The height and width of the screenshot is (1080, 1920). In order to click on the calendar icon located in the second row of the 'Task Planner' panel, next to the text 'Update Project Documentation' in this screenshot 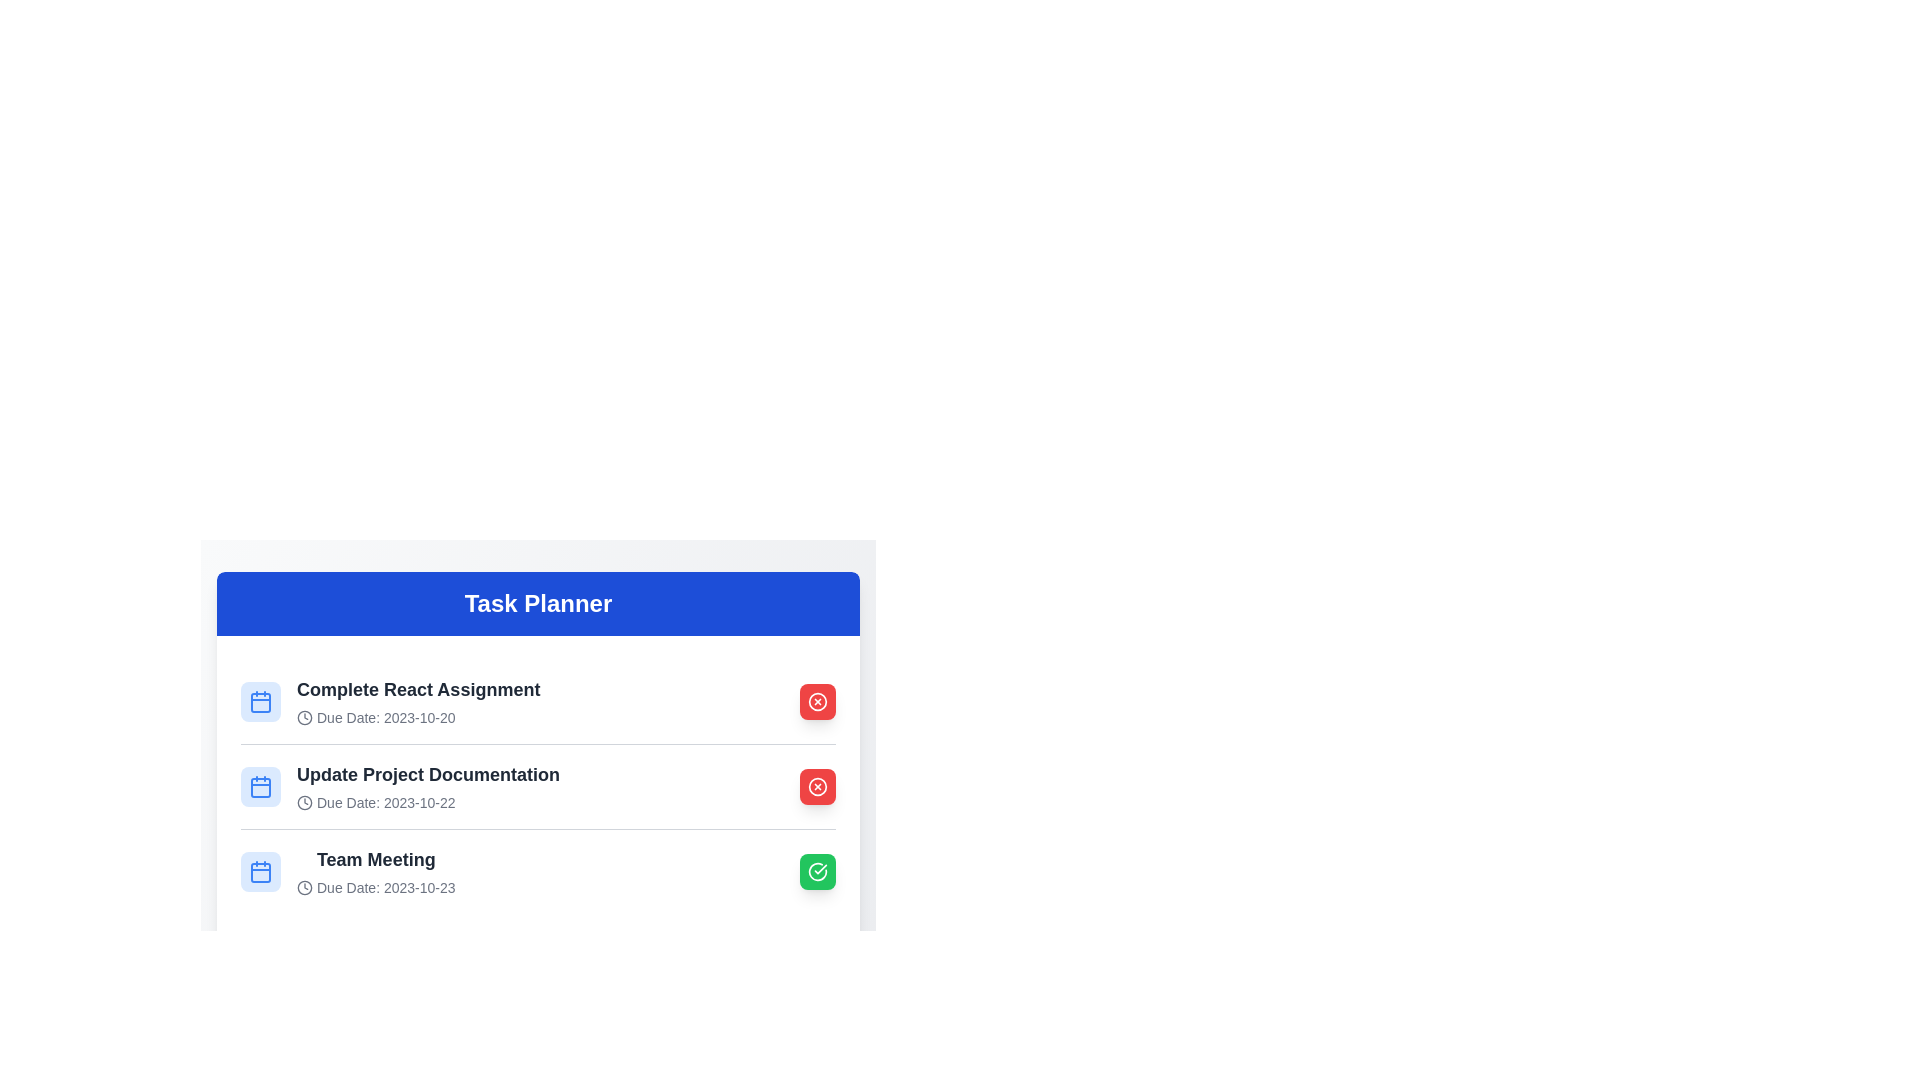, I will do `click(259, 785)`.